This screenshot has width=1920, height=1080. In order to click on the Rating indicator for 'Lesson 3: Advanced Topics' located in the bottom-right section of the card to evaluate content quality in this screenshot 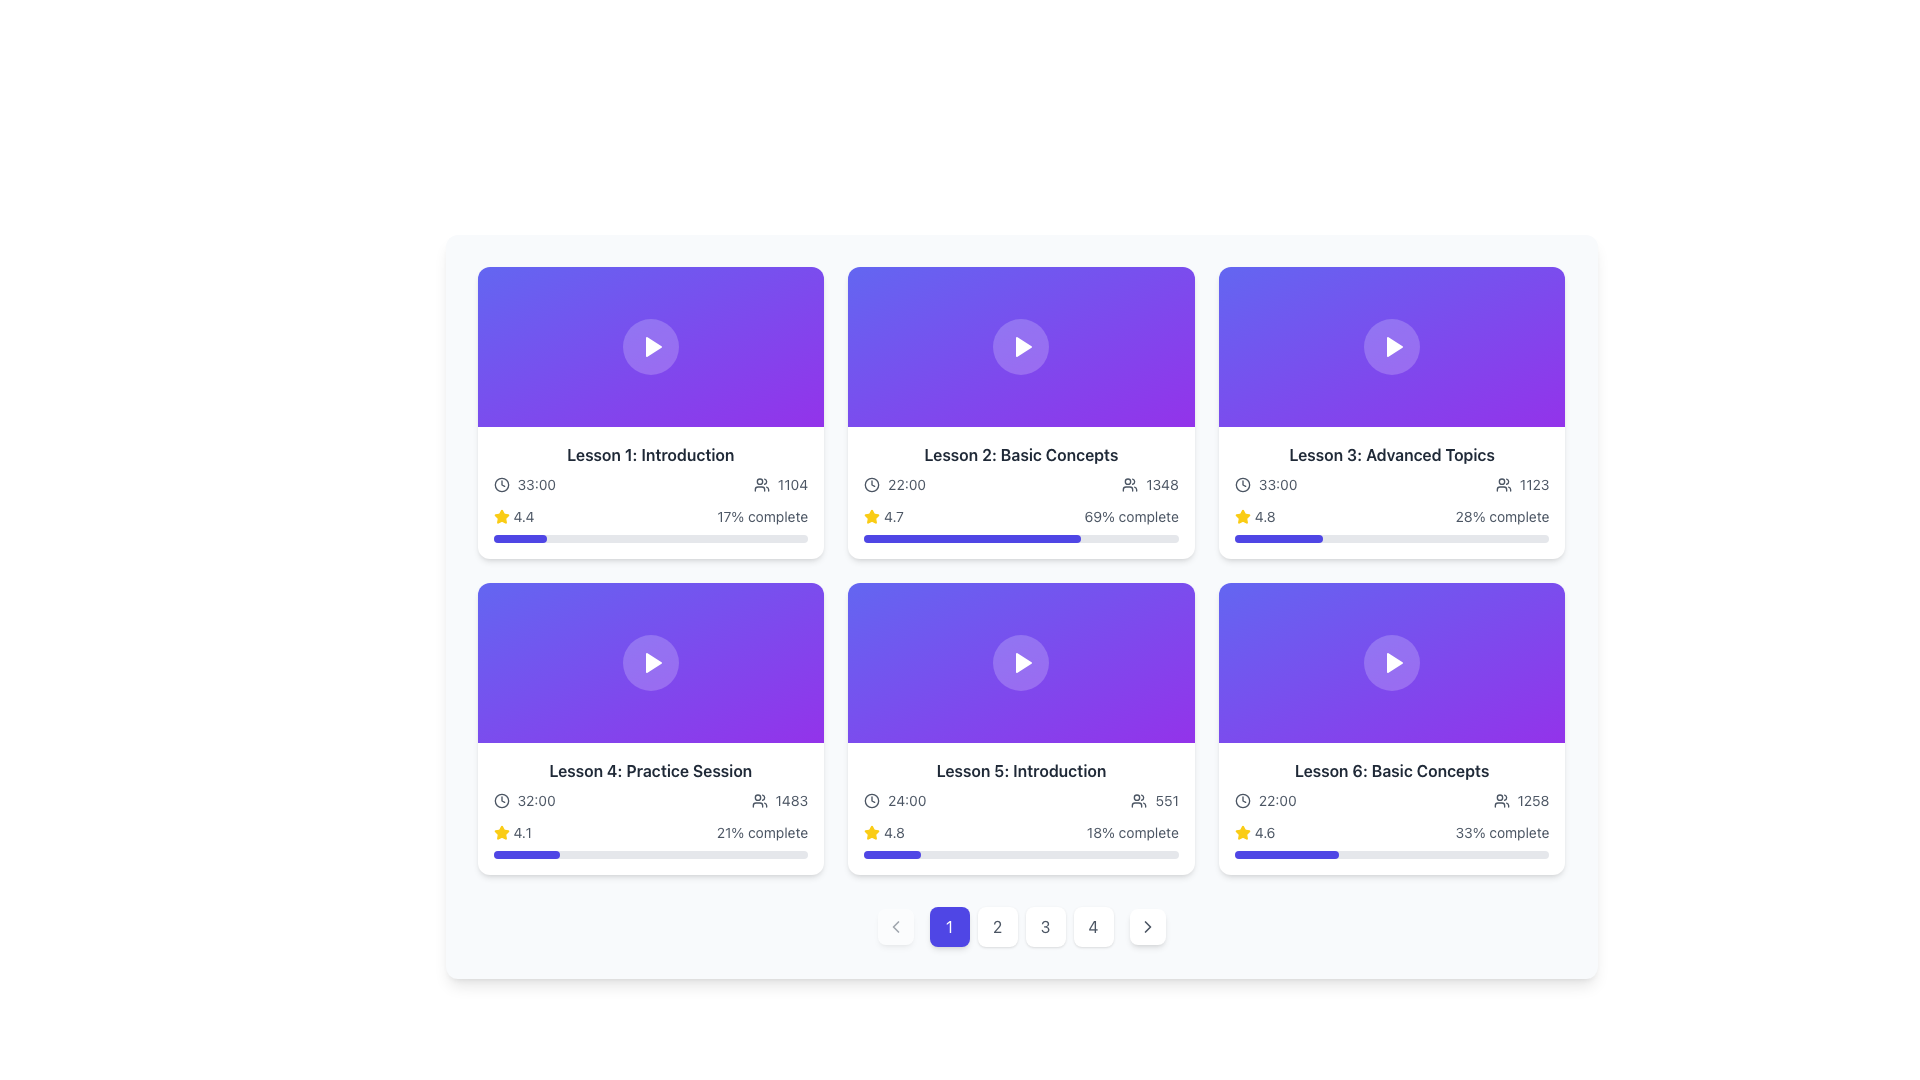, I will do `click(1254, 515)`.